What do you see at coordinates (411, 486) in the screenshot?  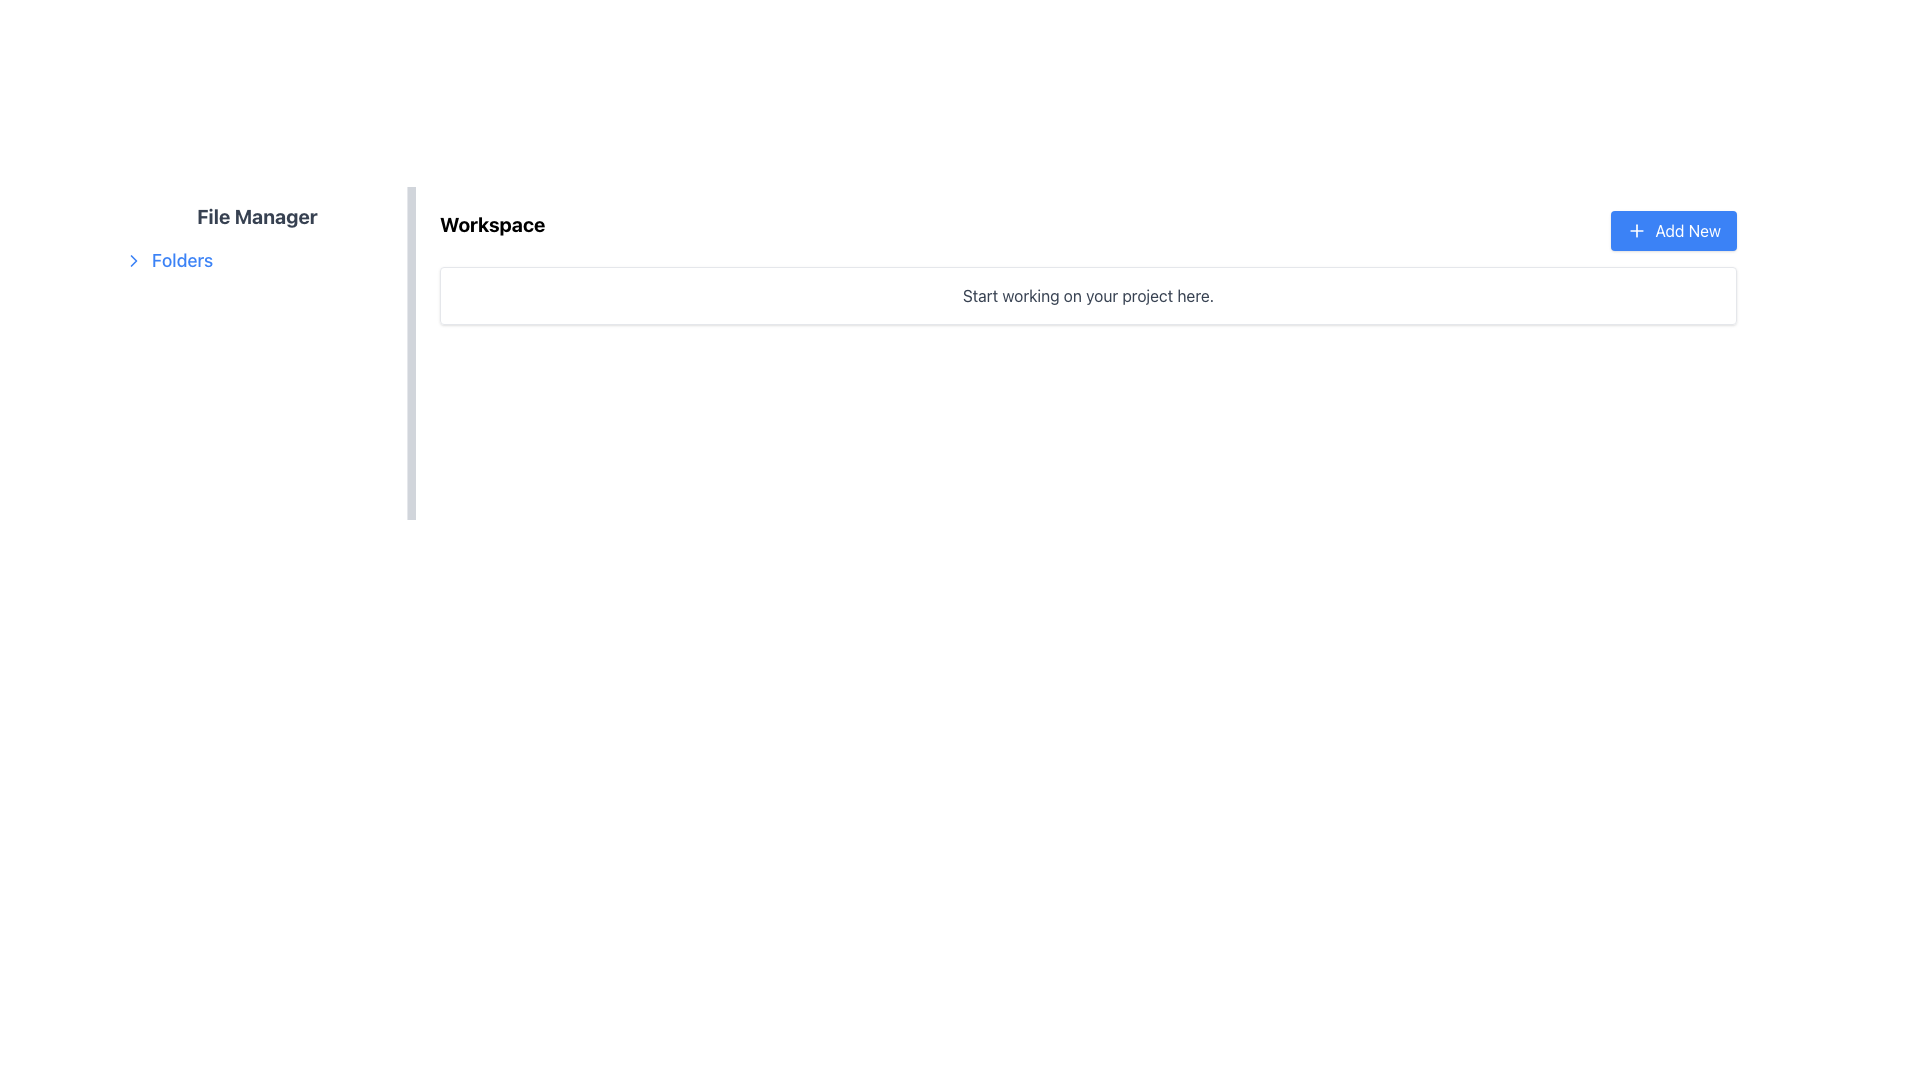 I see `the resizable divider handle located at the far right of the left panel` at bounding box center [411, 486].